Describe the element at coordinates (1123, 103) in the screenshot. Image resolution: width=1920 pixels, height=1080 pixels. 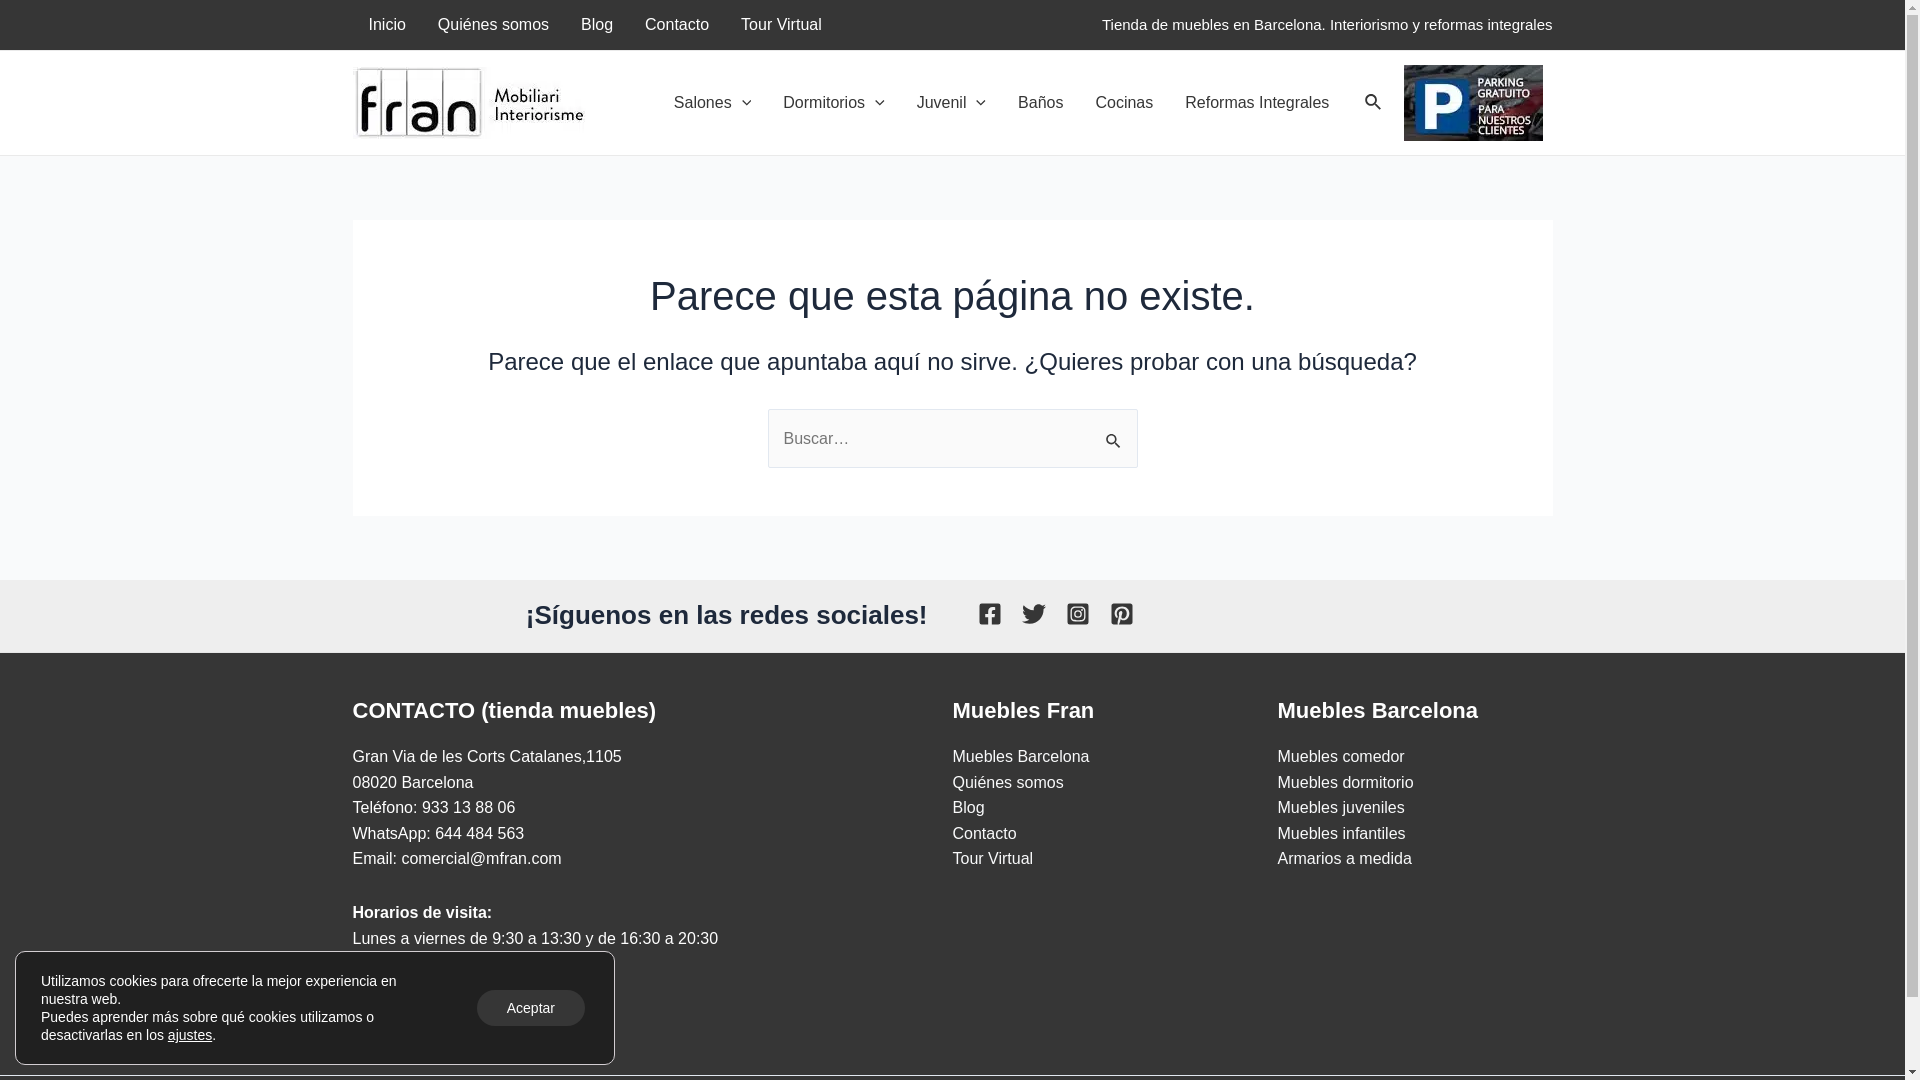
I see `'Cocinas'` at that location.